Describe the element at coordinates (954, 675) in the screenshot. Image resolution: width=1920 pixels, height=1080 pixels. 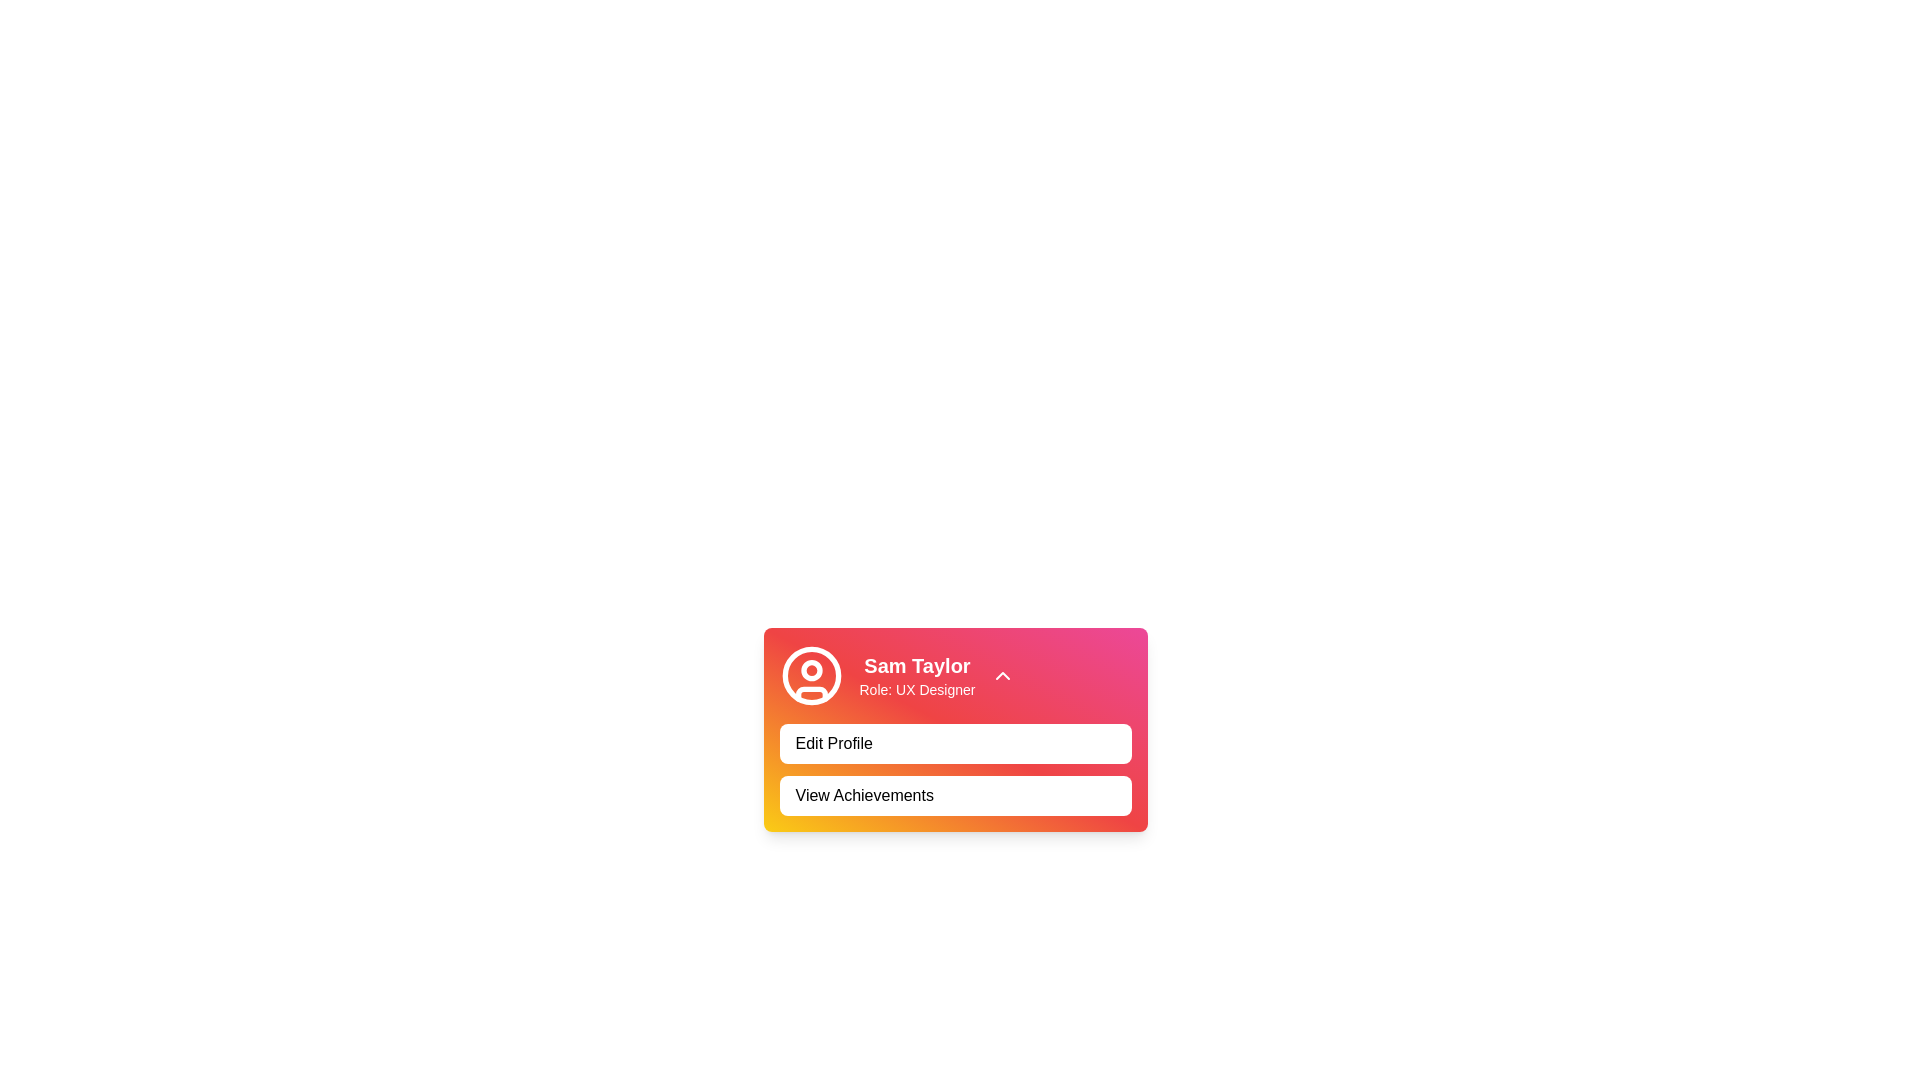
I see `the Profile Overview Section element, which includes a user profile icon on the left, the name 'Sam Taylor' in bold, and an upward arrow icon on the right` at that location.